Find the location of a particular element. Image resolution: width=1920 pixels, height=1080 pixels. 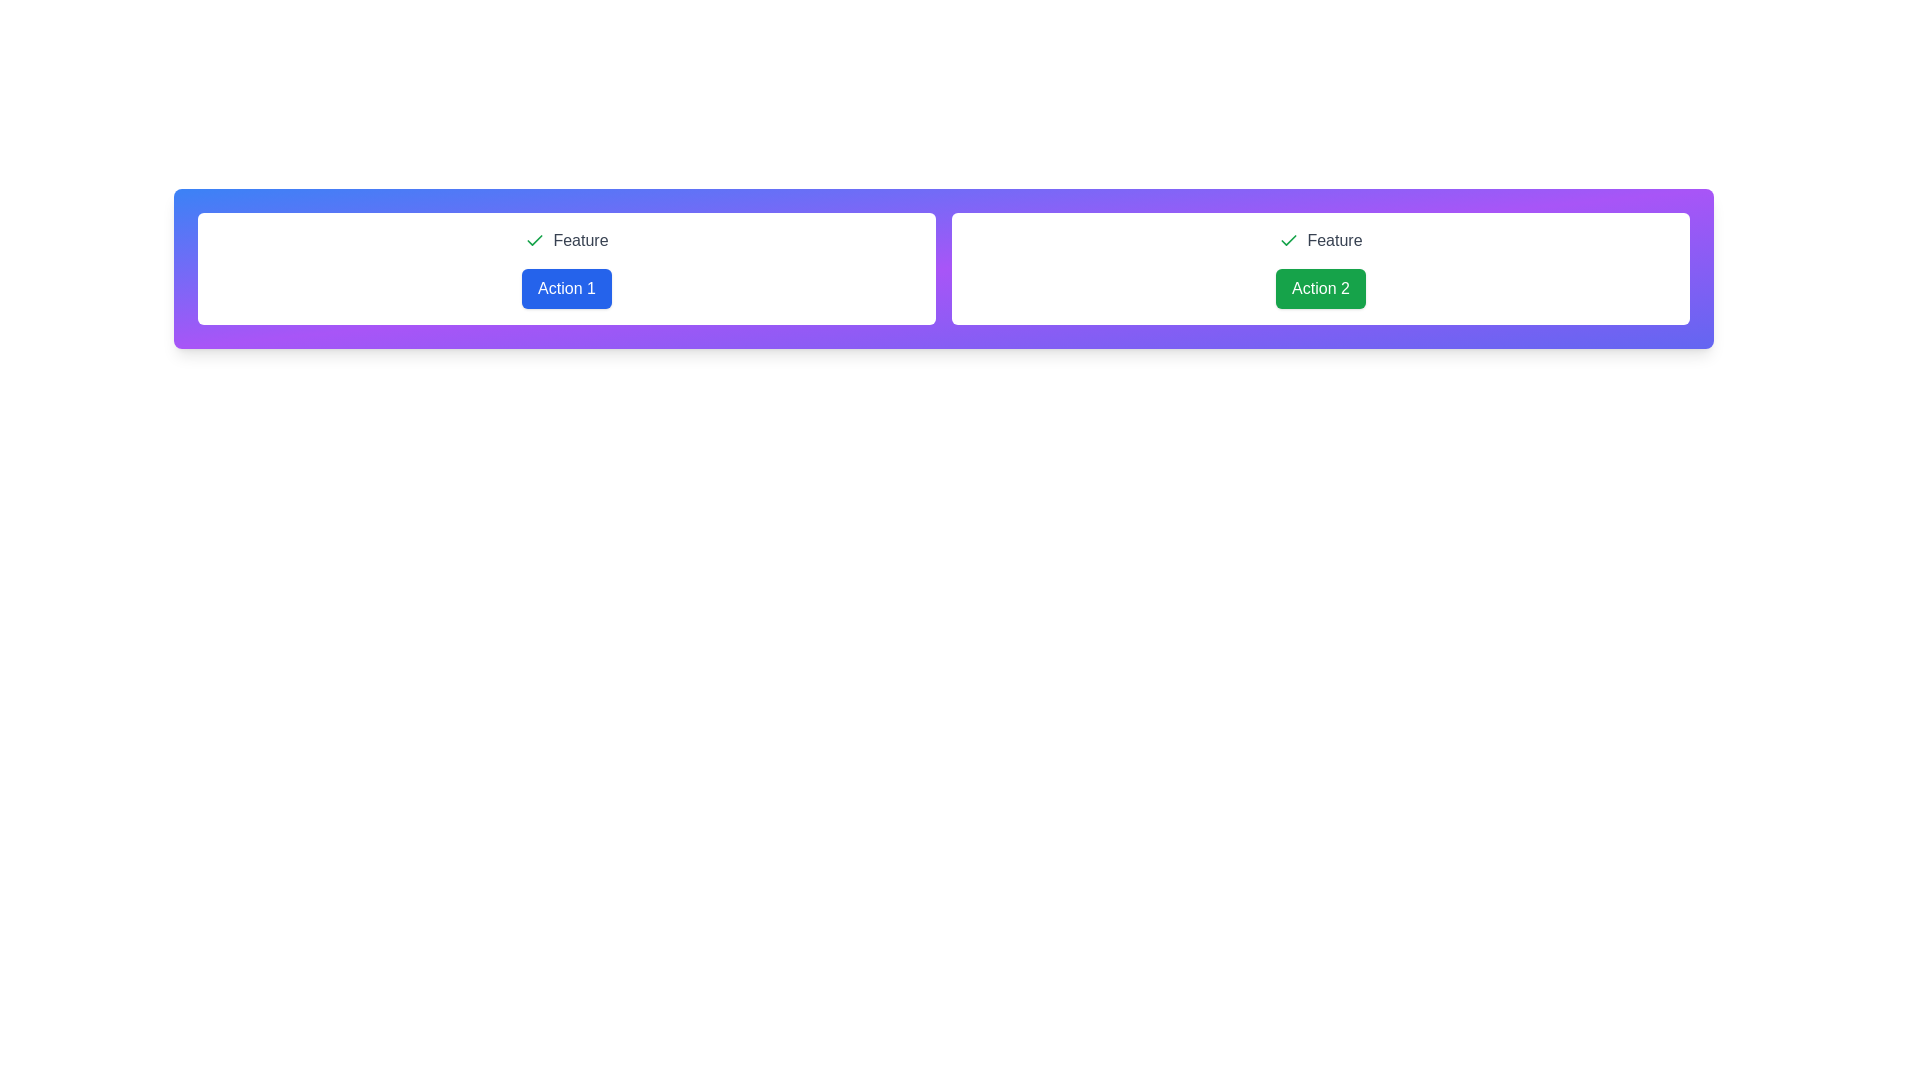

the static display element featuring a green checkmark icon and the text 'Feature' in gray, located above the blue button labeled 'Action 1' is located at coordinates (565, 239).